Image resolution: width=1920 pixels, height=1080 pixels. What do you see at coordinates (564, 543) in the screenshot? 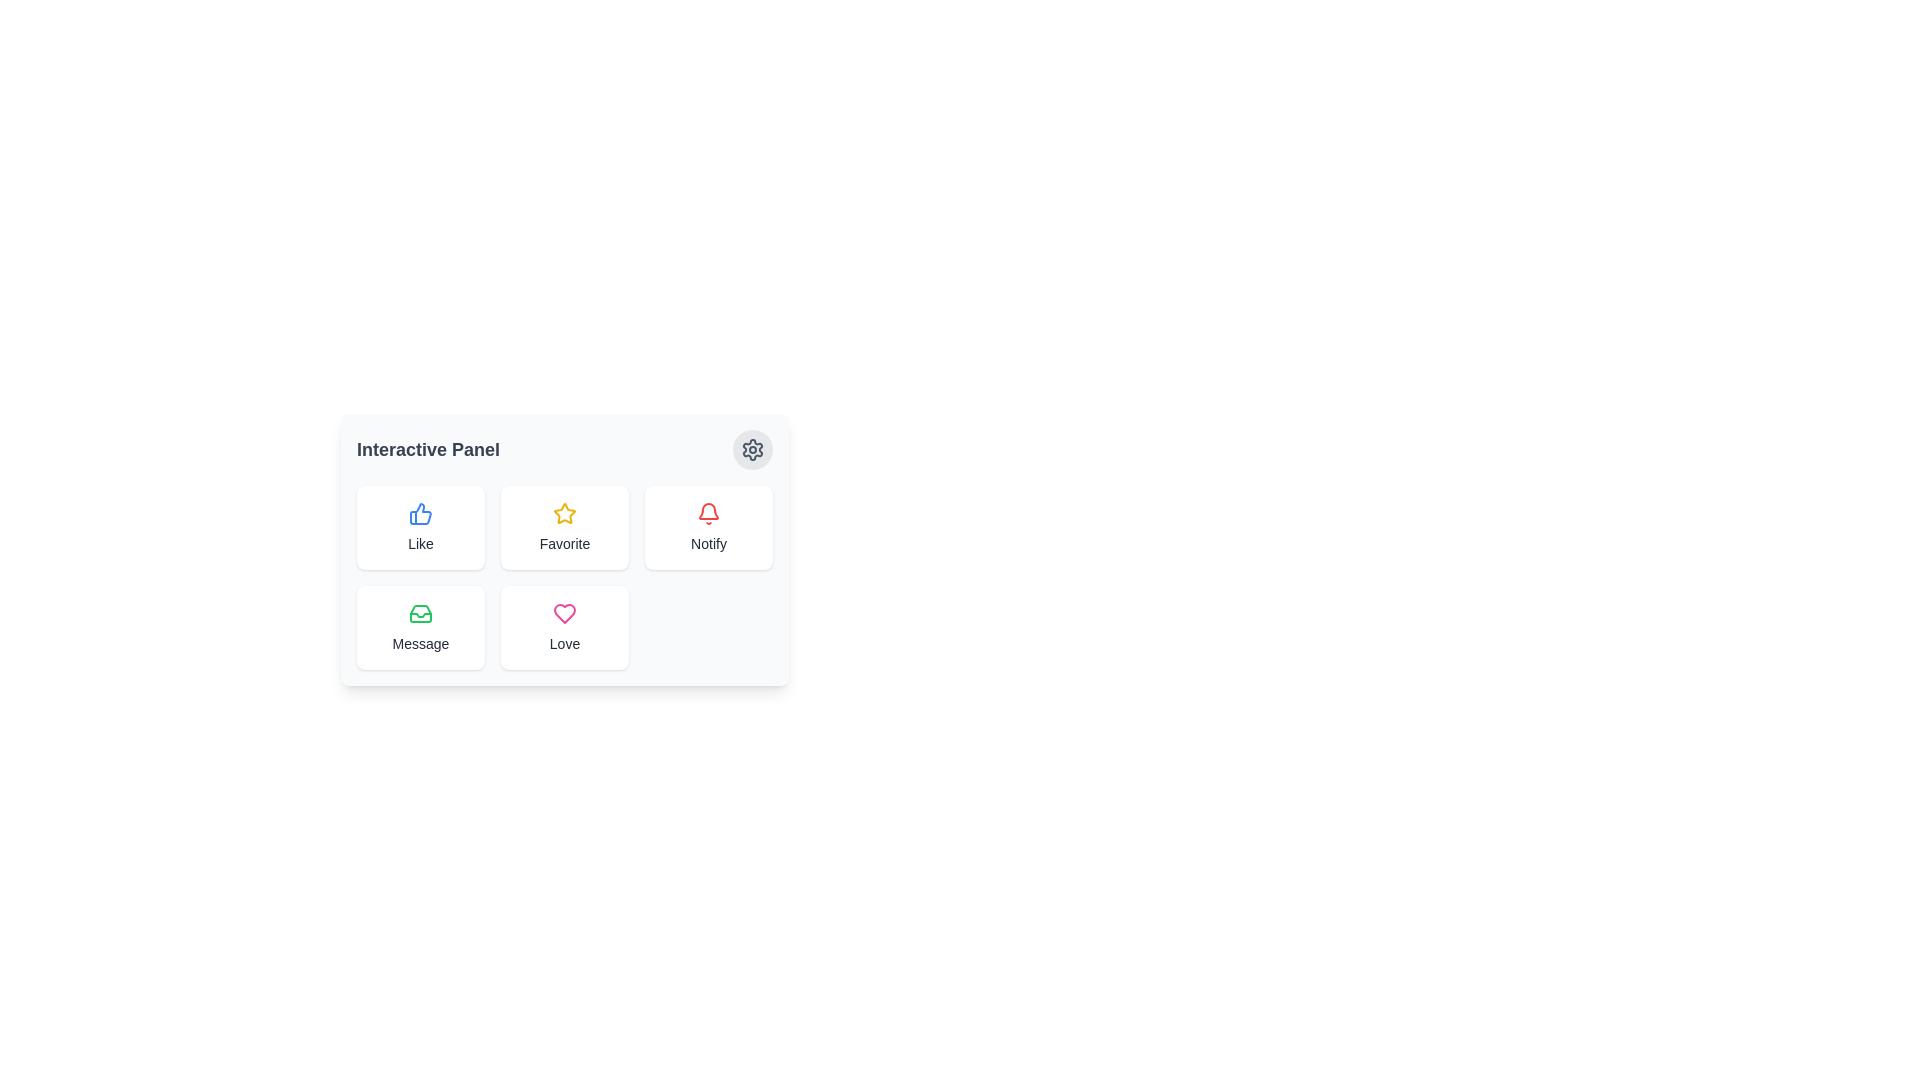
I see `the textual label indicating 'Favorite' located beneath the star icon in the card component within the grid layout` at bounding box center [564, 543].